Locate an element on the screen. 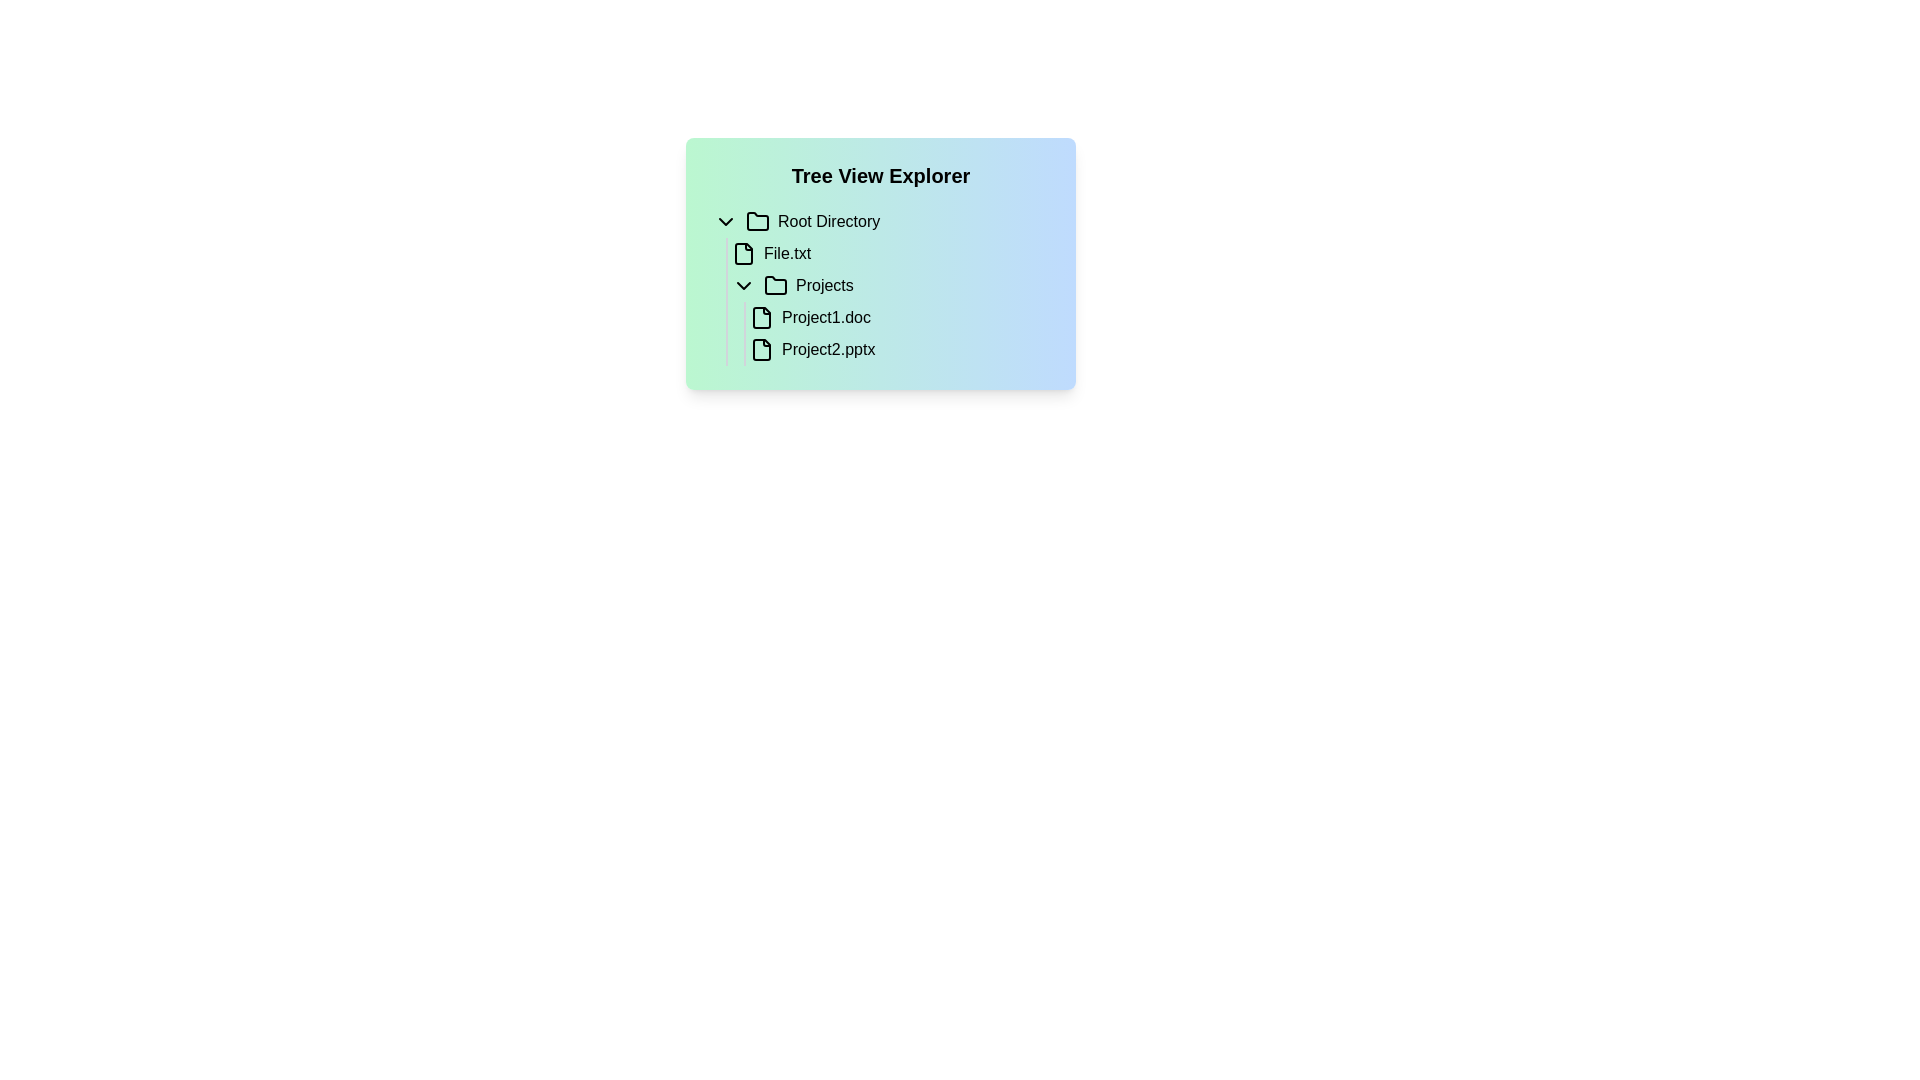 The image size is (1920, 1080). the context of the file icon associated with the label 'Project1.doc' in the file tree structure is located at coordinates (761, 316).